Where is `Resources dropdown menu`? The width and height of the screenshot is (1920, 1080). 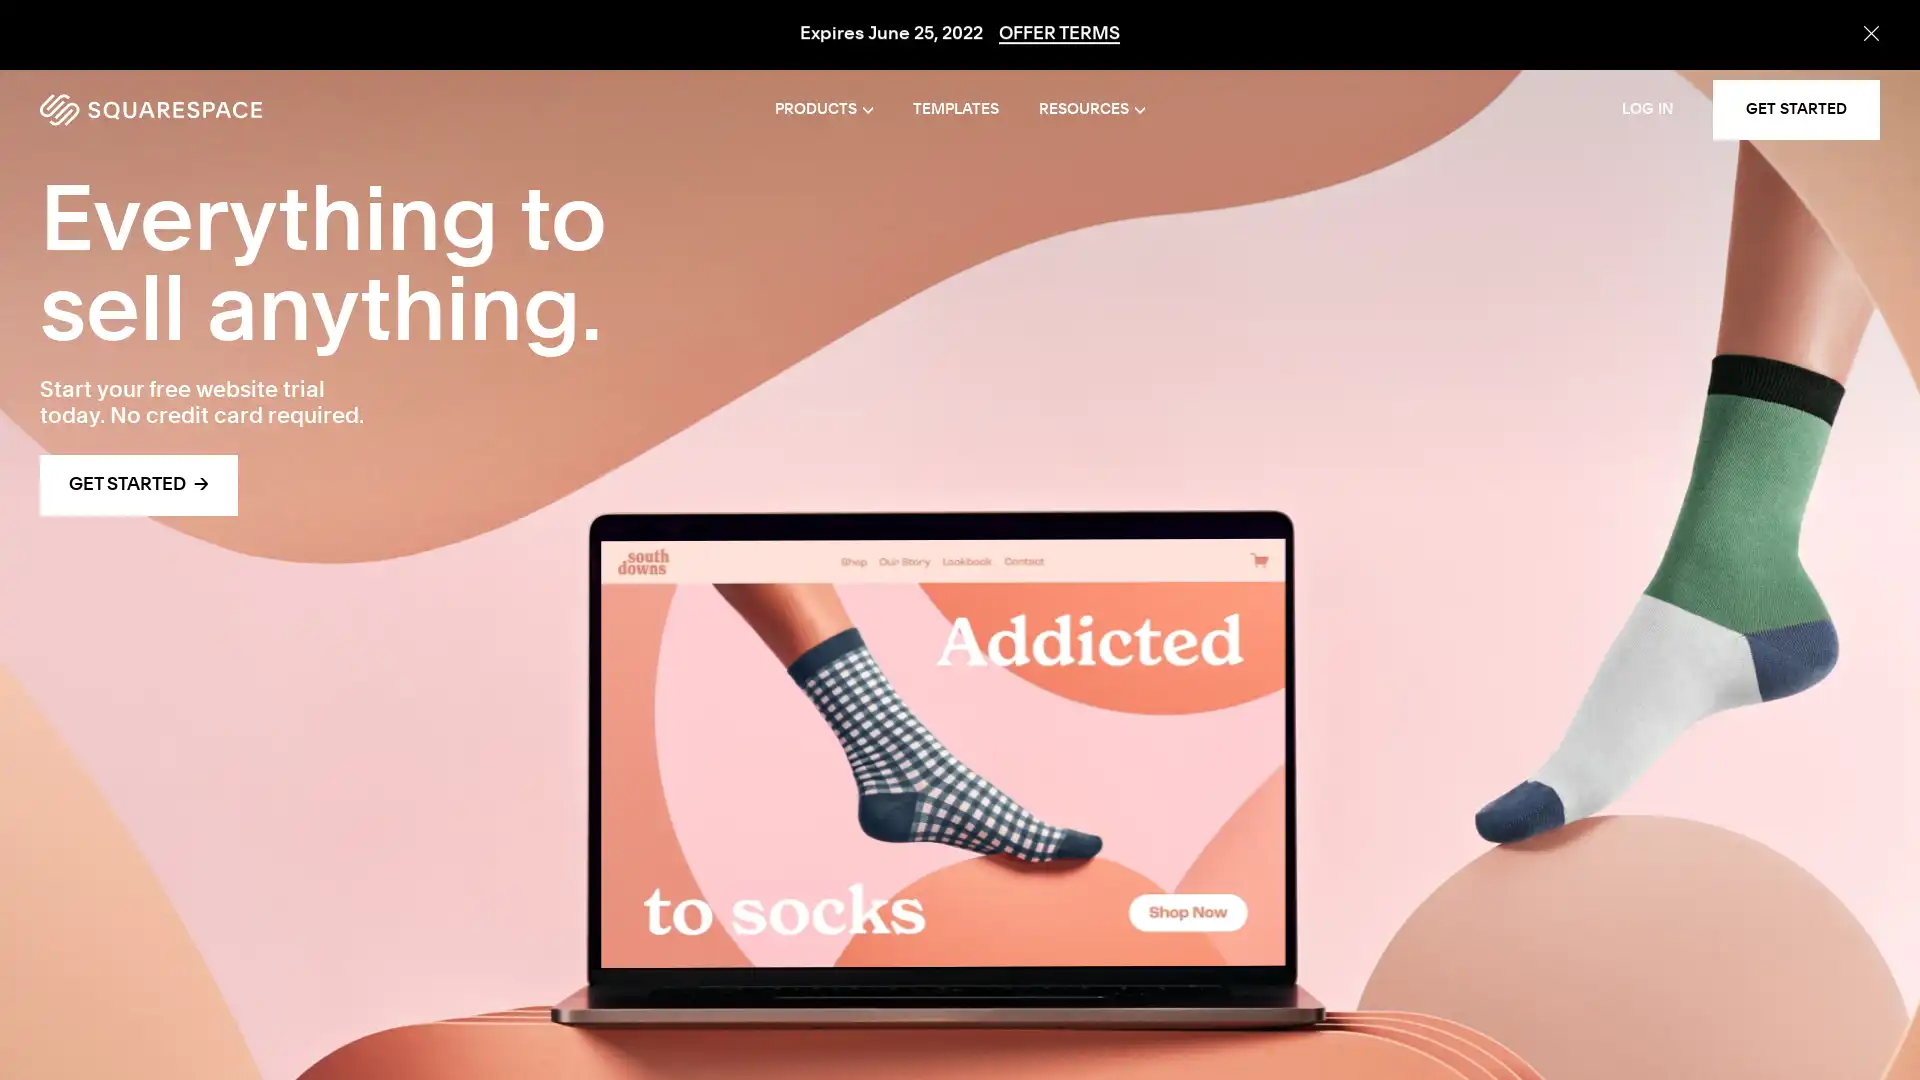 Resources dropdown menu is located at coordinates (1090, 110).